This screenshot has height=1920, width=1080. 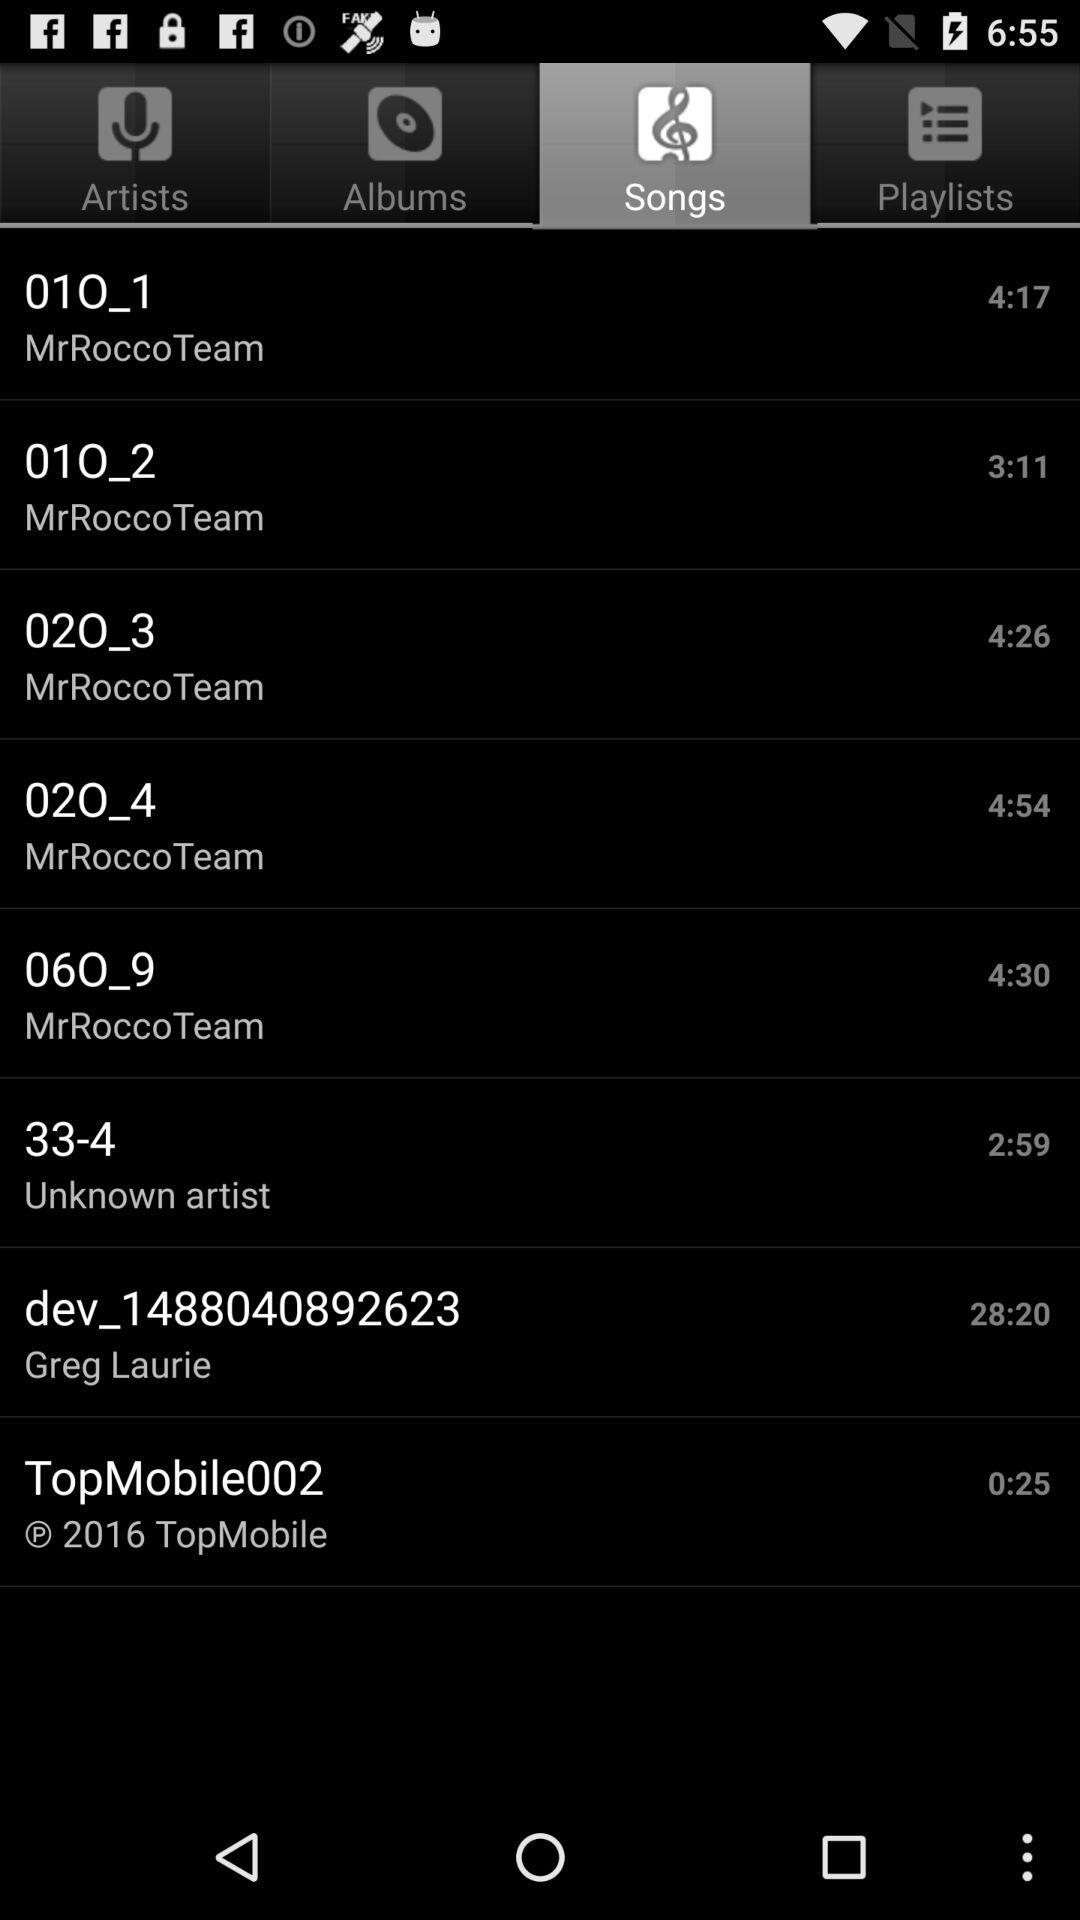 What do you see at coordinates (137, 146) in the screenshot?
I see `artists icon` at bounding box center [137, 146].